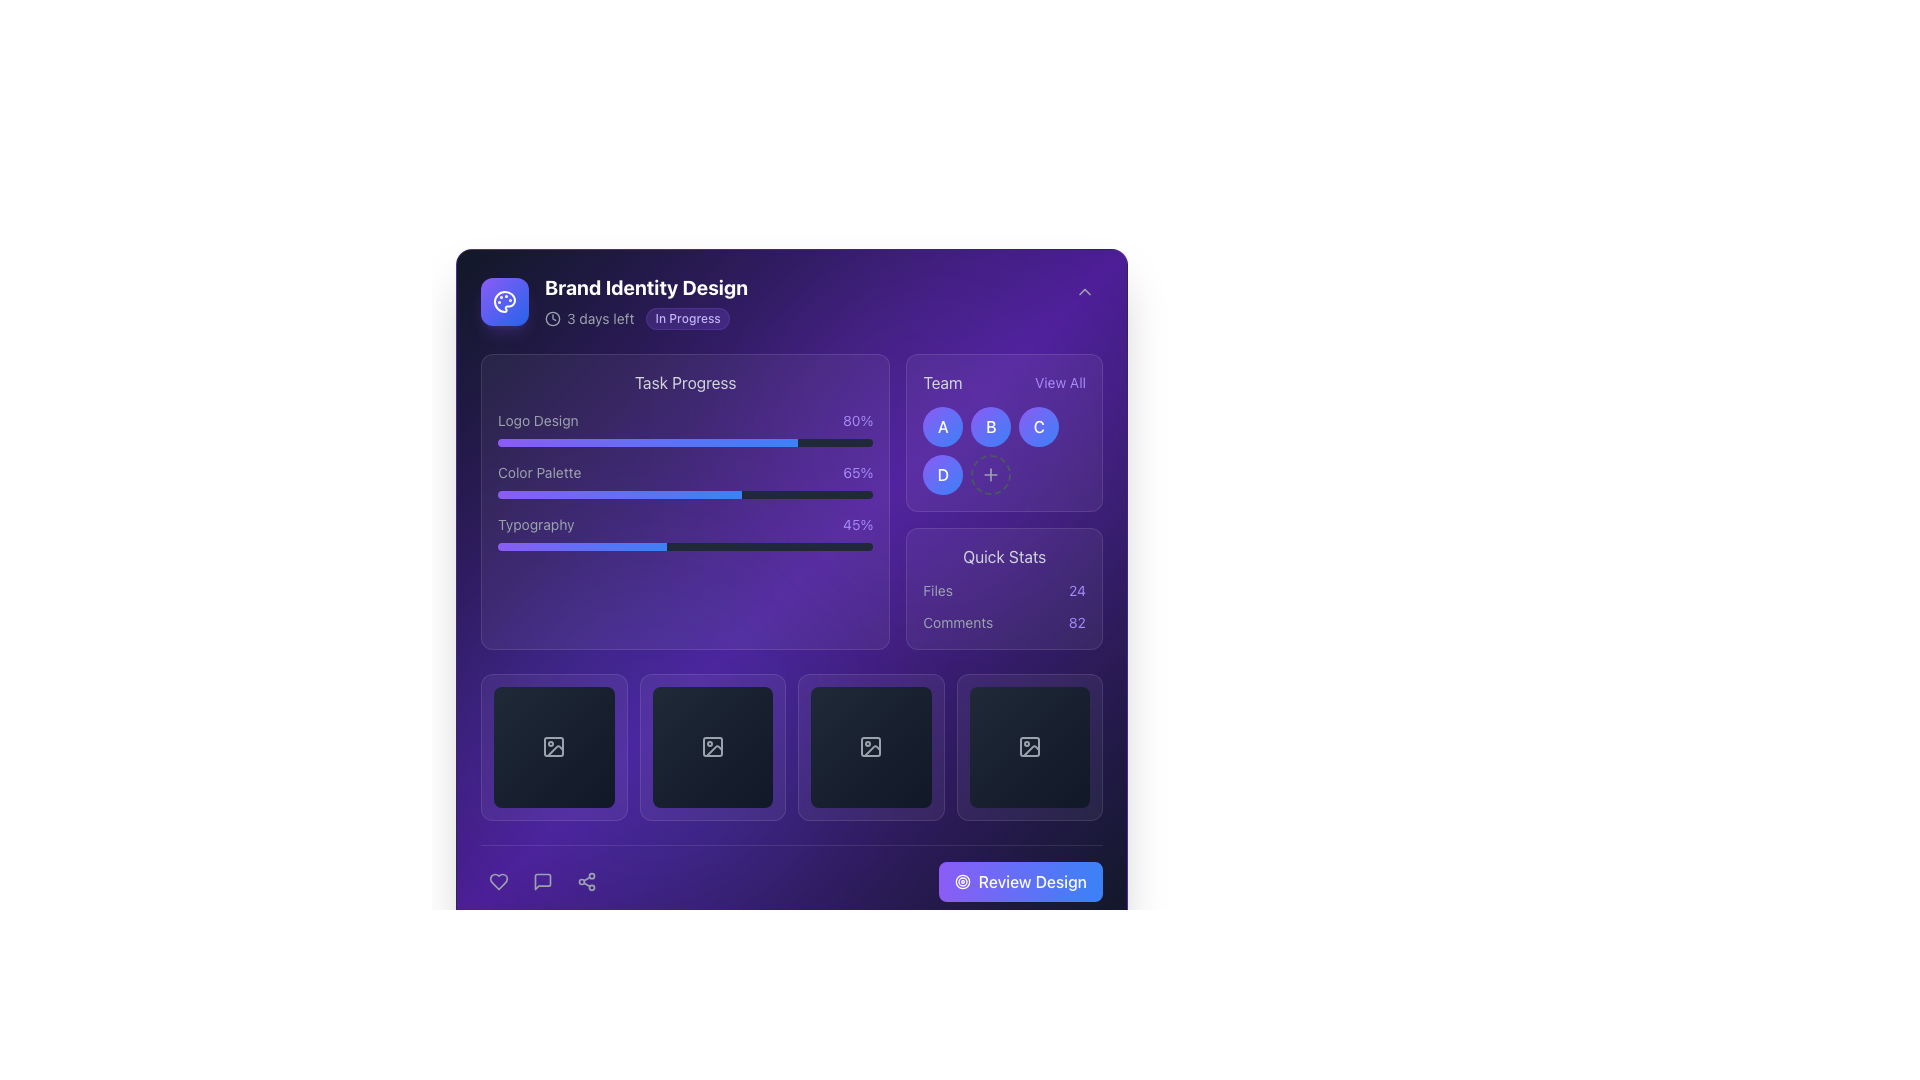 Image resolution: width=1920 pixels, height=1080 pixels. What do you see at coordinates (1076, 589) in the screenshot?
I see `the text label indicating a count or statistic related to files in the 'Quick Stats' section, located to the right of the text 'Files'` at bounding box center [1076, 589].